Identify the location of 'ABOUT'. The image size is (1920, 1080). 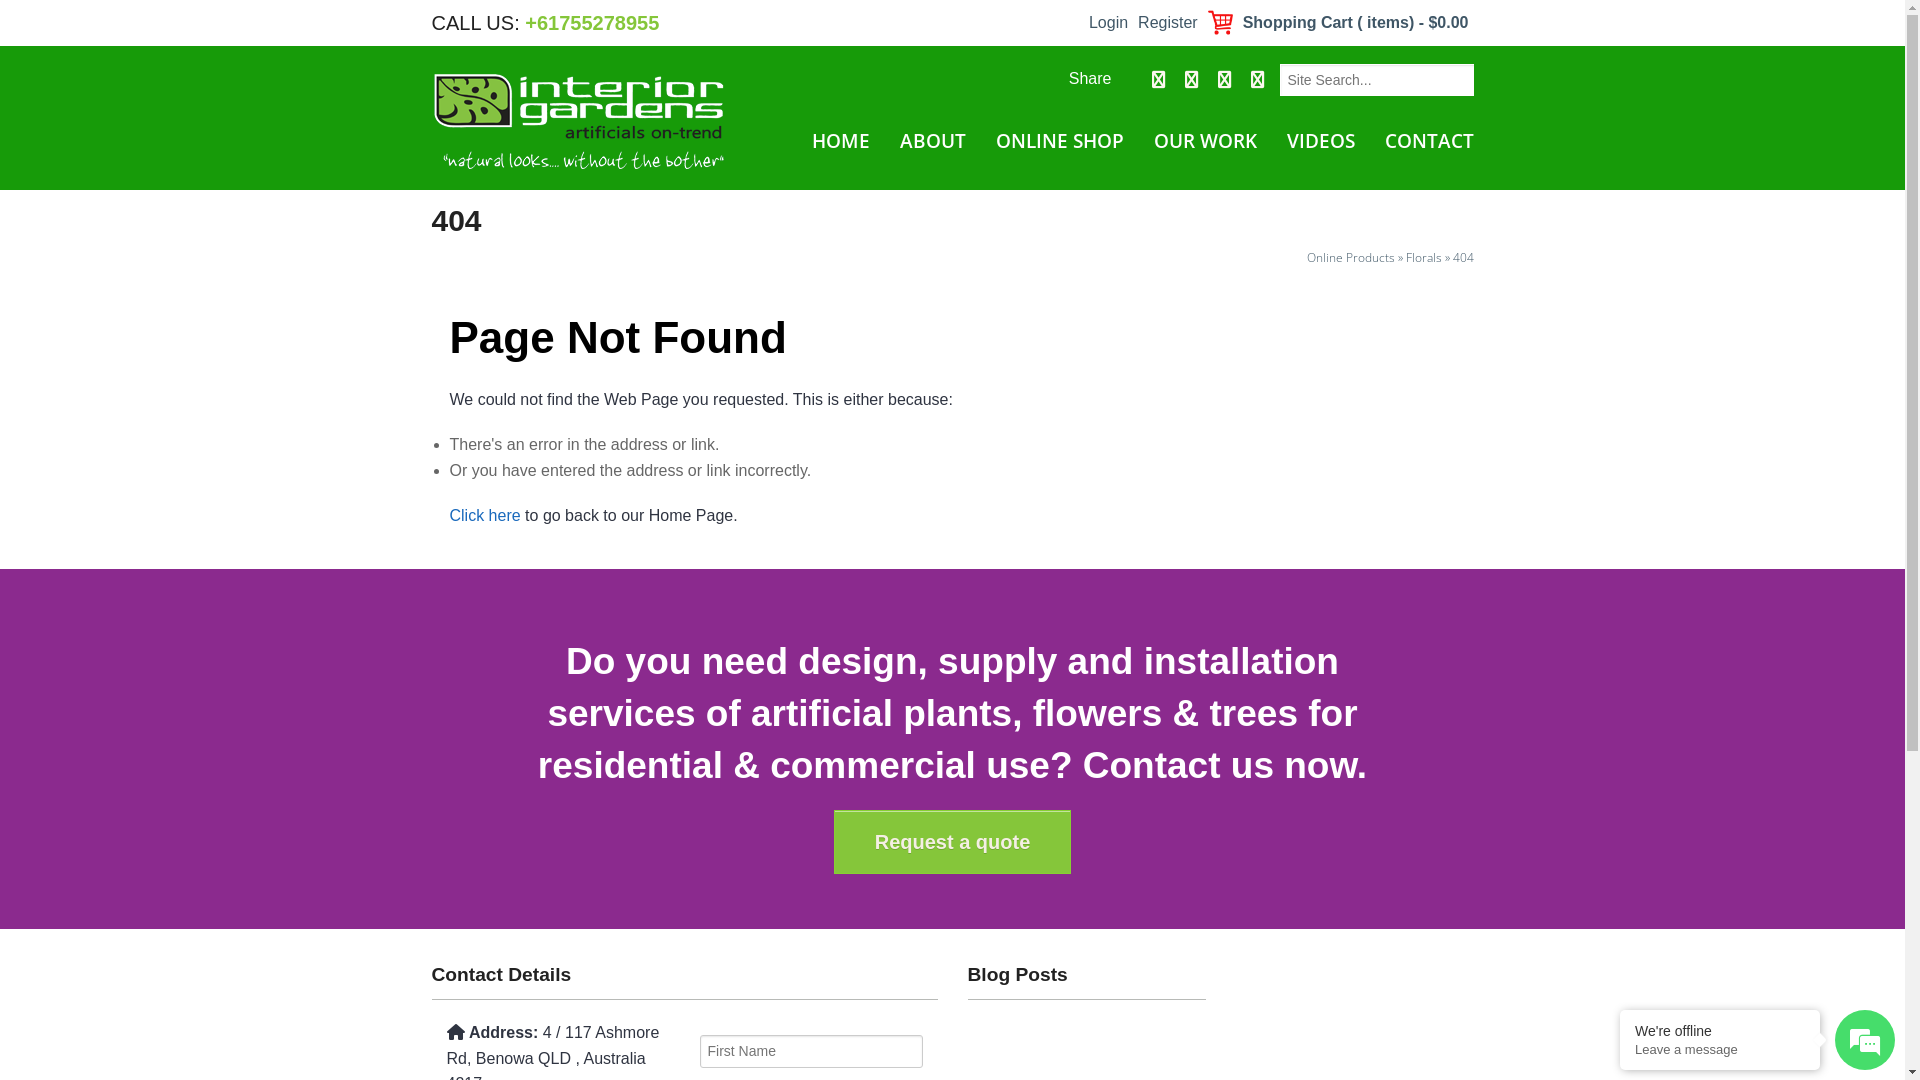
(930, 140).